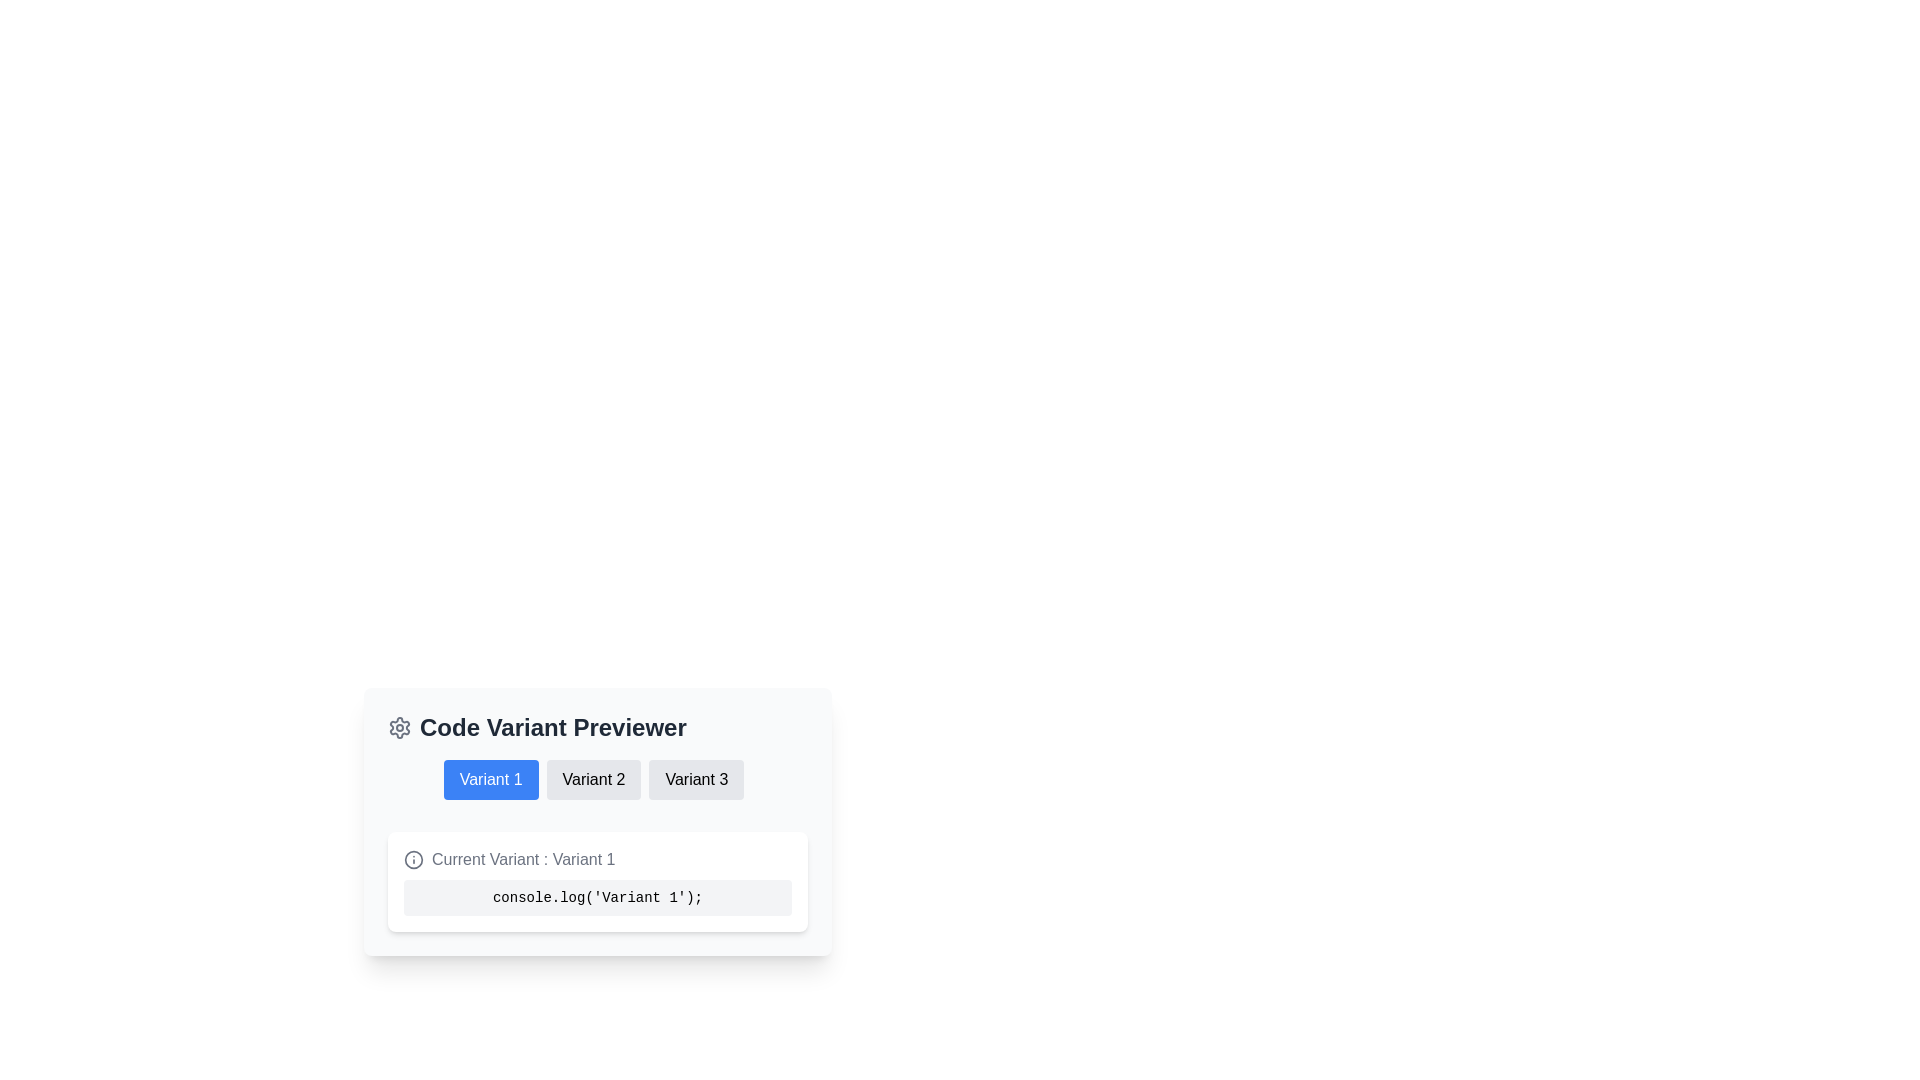 The width and height of the screenshot is (1920, 1080). I want to click on the button labeled 'Variant 2' in the 'Code Variant Previewer' section to trigger its hover state, so click(593, 778).